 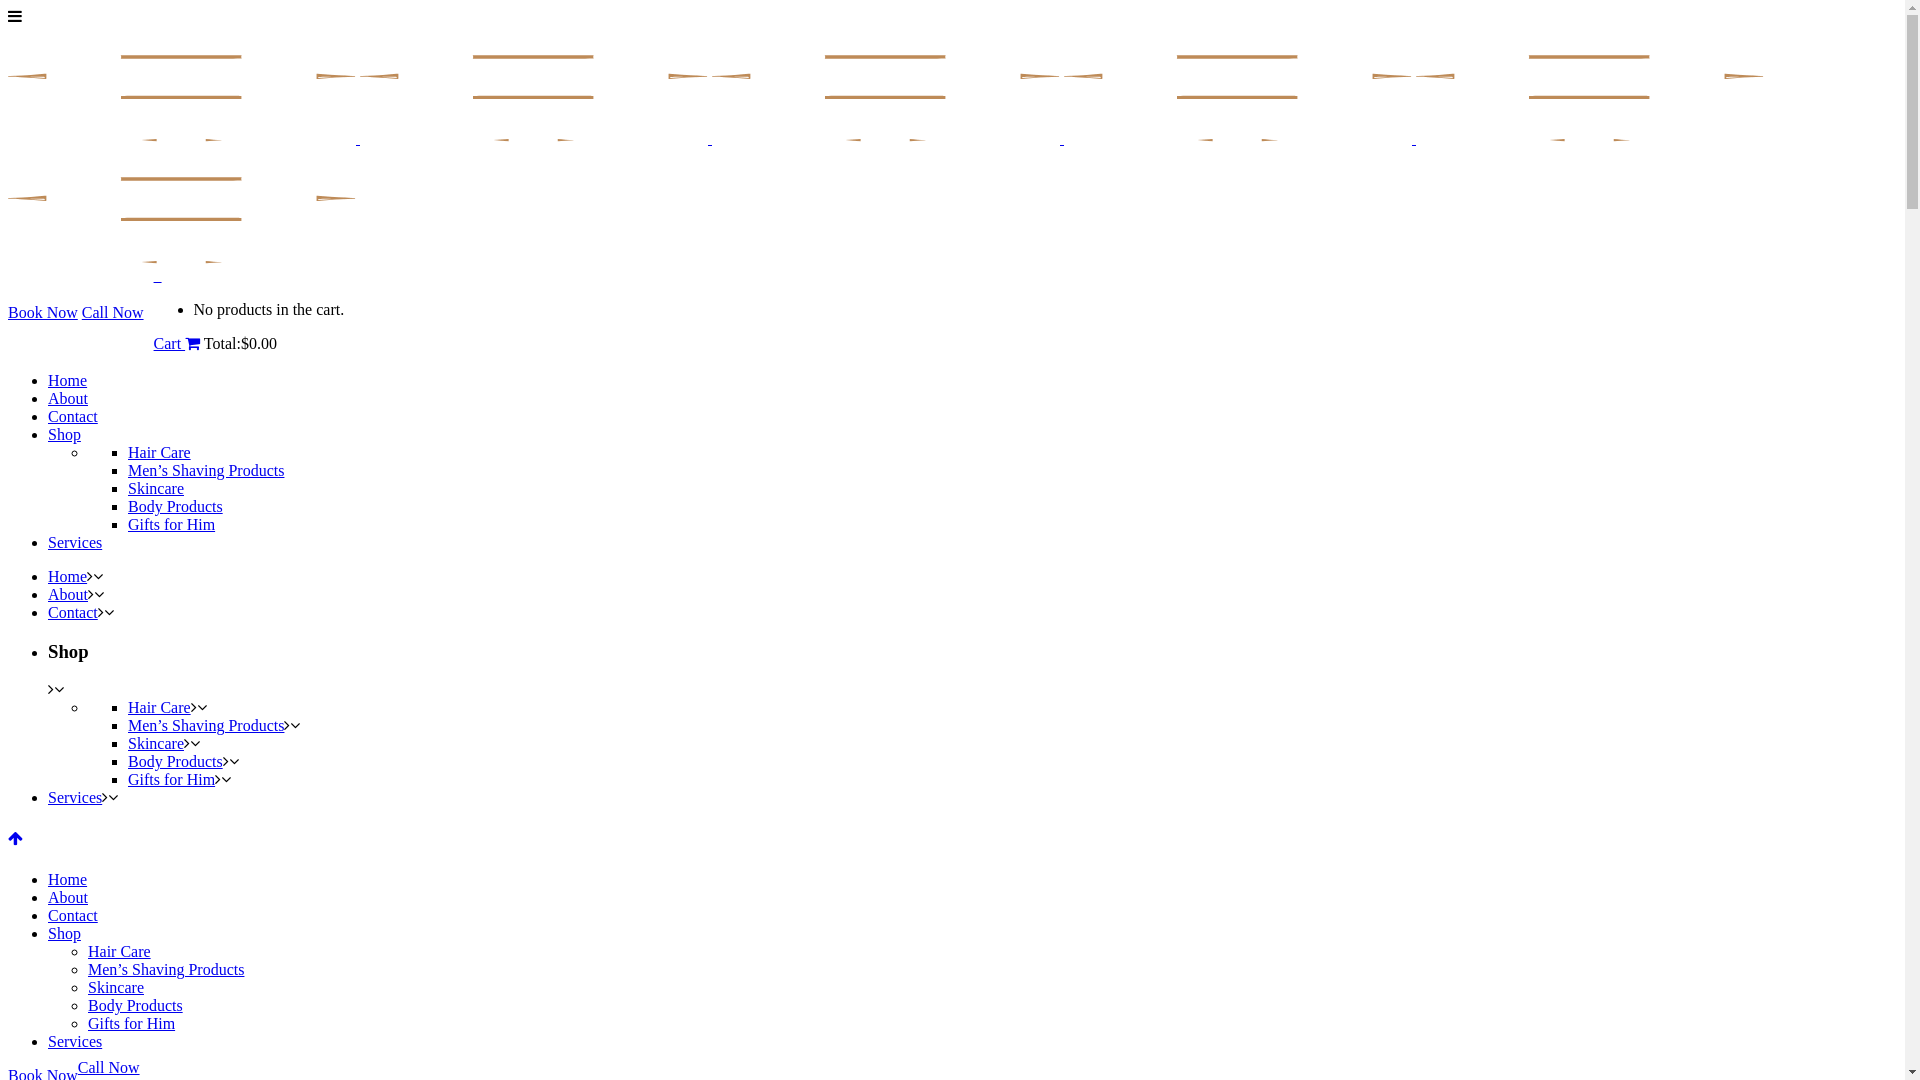 I want to click on 'About', so click(x=67, y=398).